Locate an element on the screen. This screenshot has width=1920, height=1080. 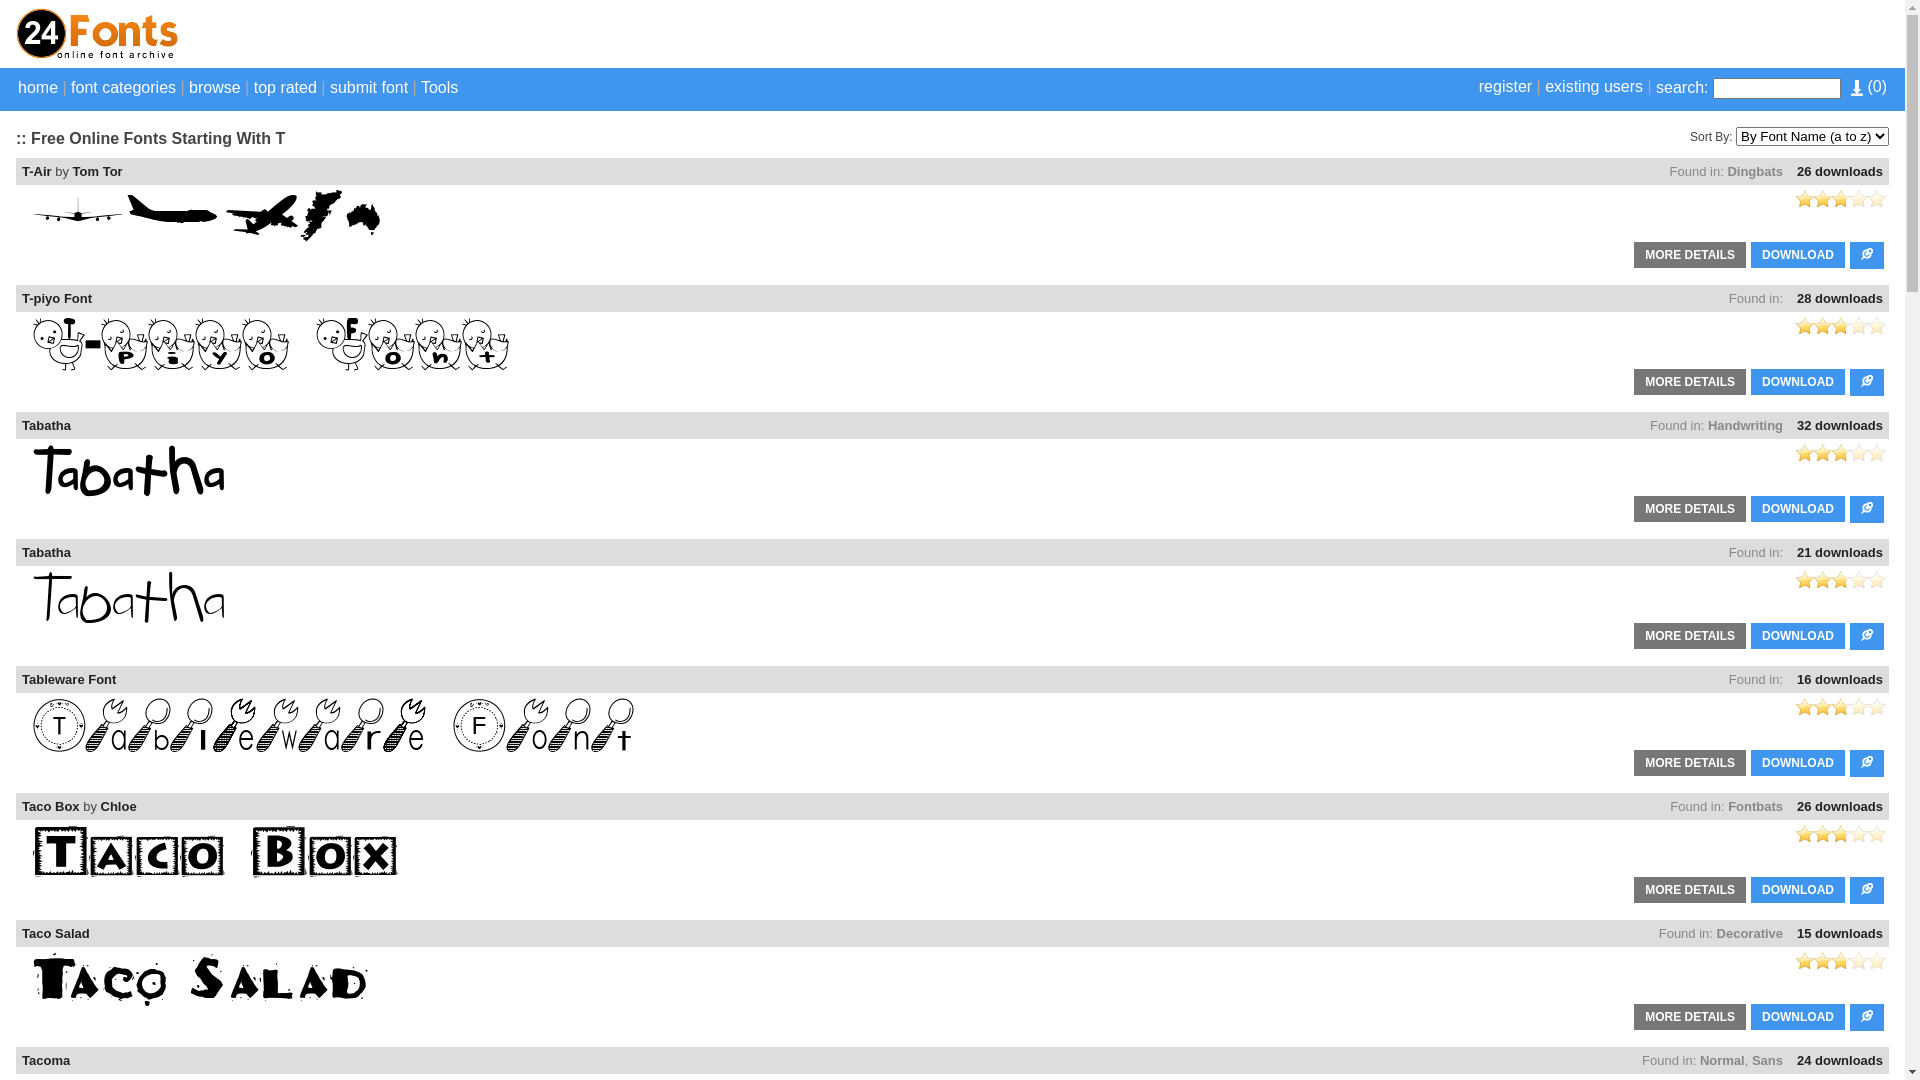
'T-Air' is located at coordinates (37, 170).